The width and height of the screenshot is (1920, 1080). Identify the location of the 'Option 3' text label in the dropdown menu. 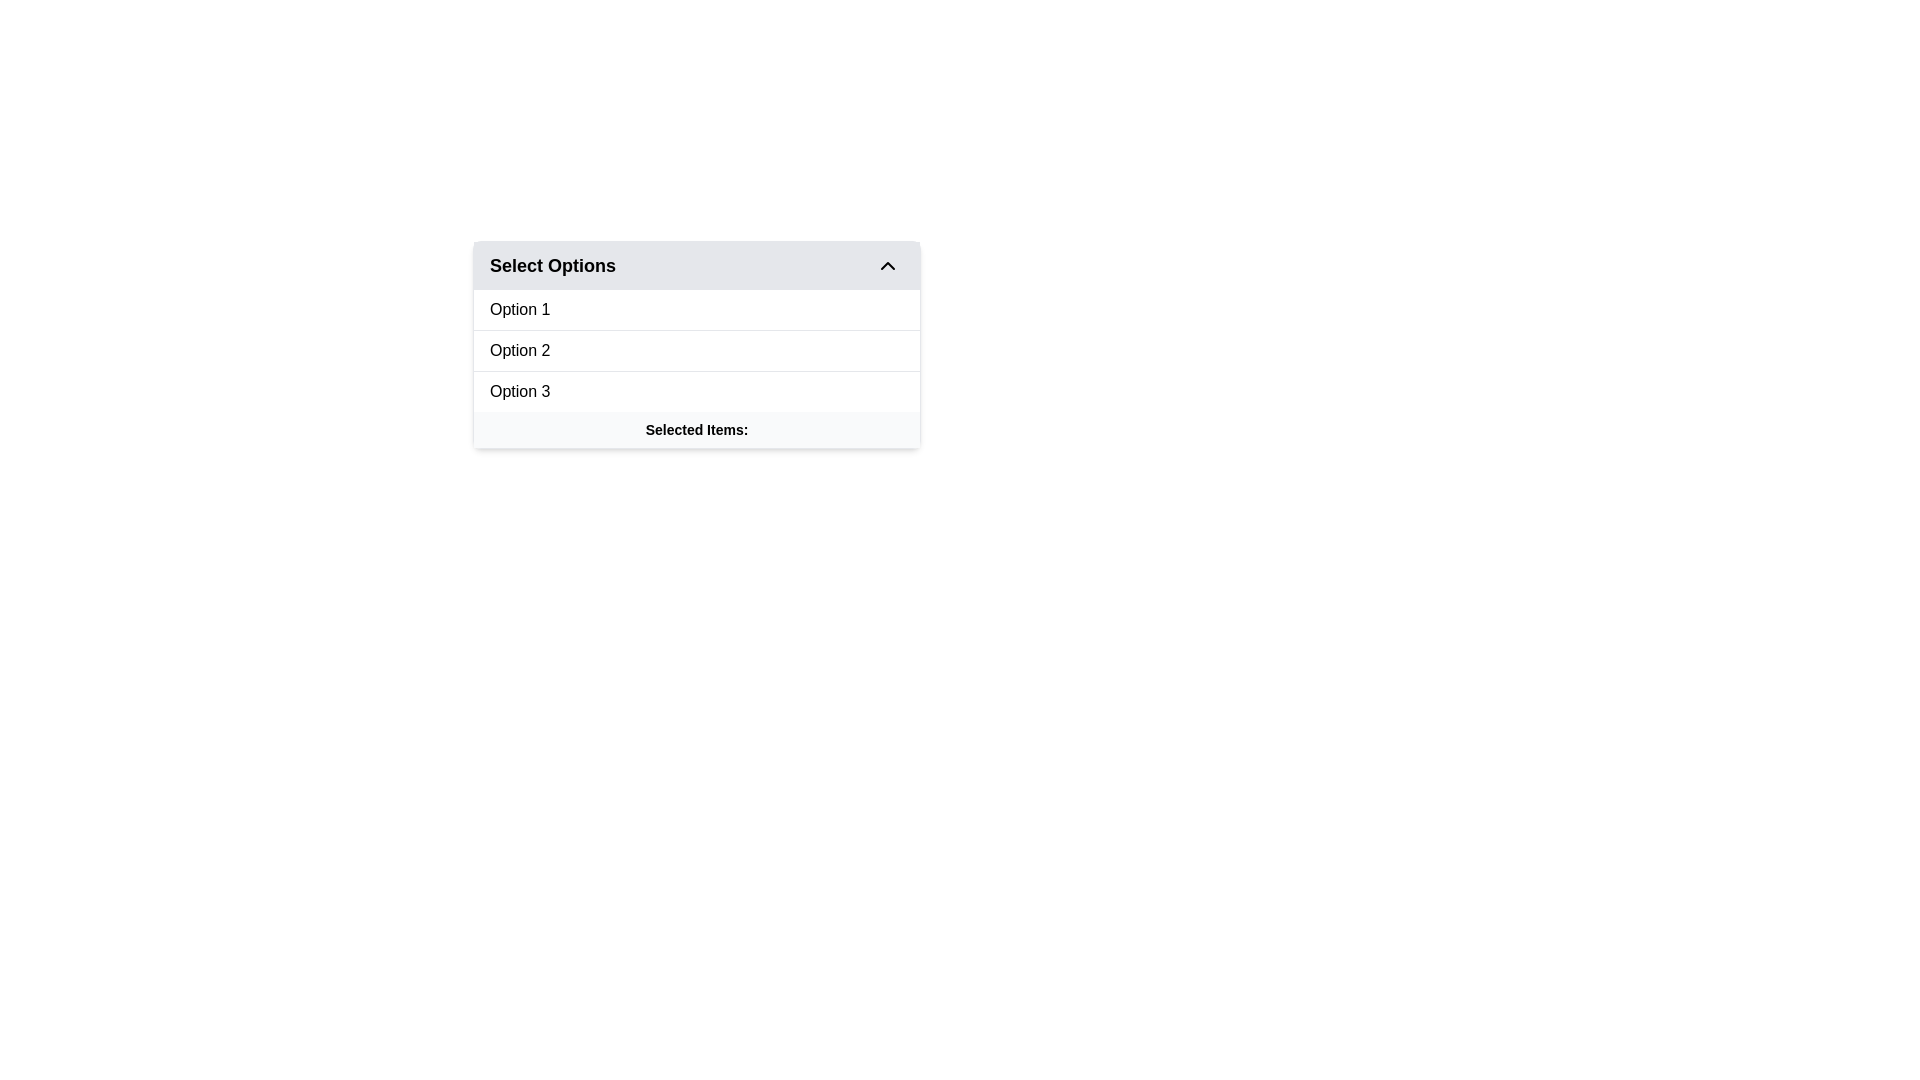
(520, 392).